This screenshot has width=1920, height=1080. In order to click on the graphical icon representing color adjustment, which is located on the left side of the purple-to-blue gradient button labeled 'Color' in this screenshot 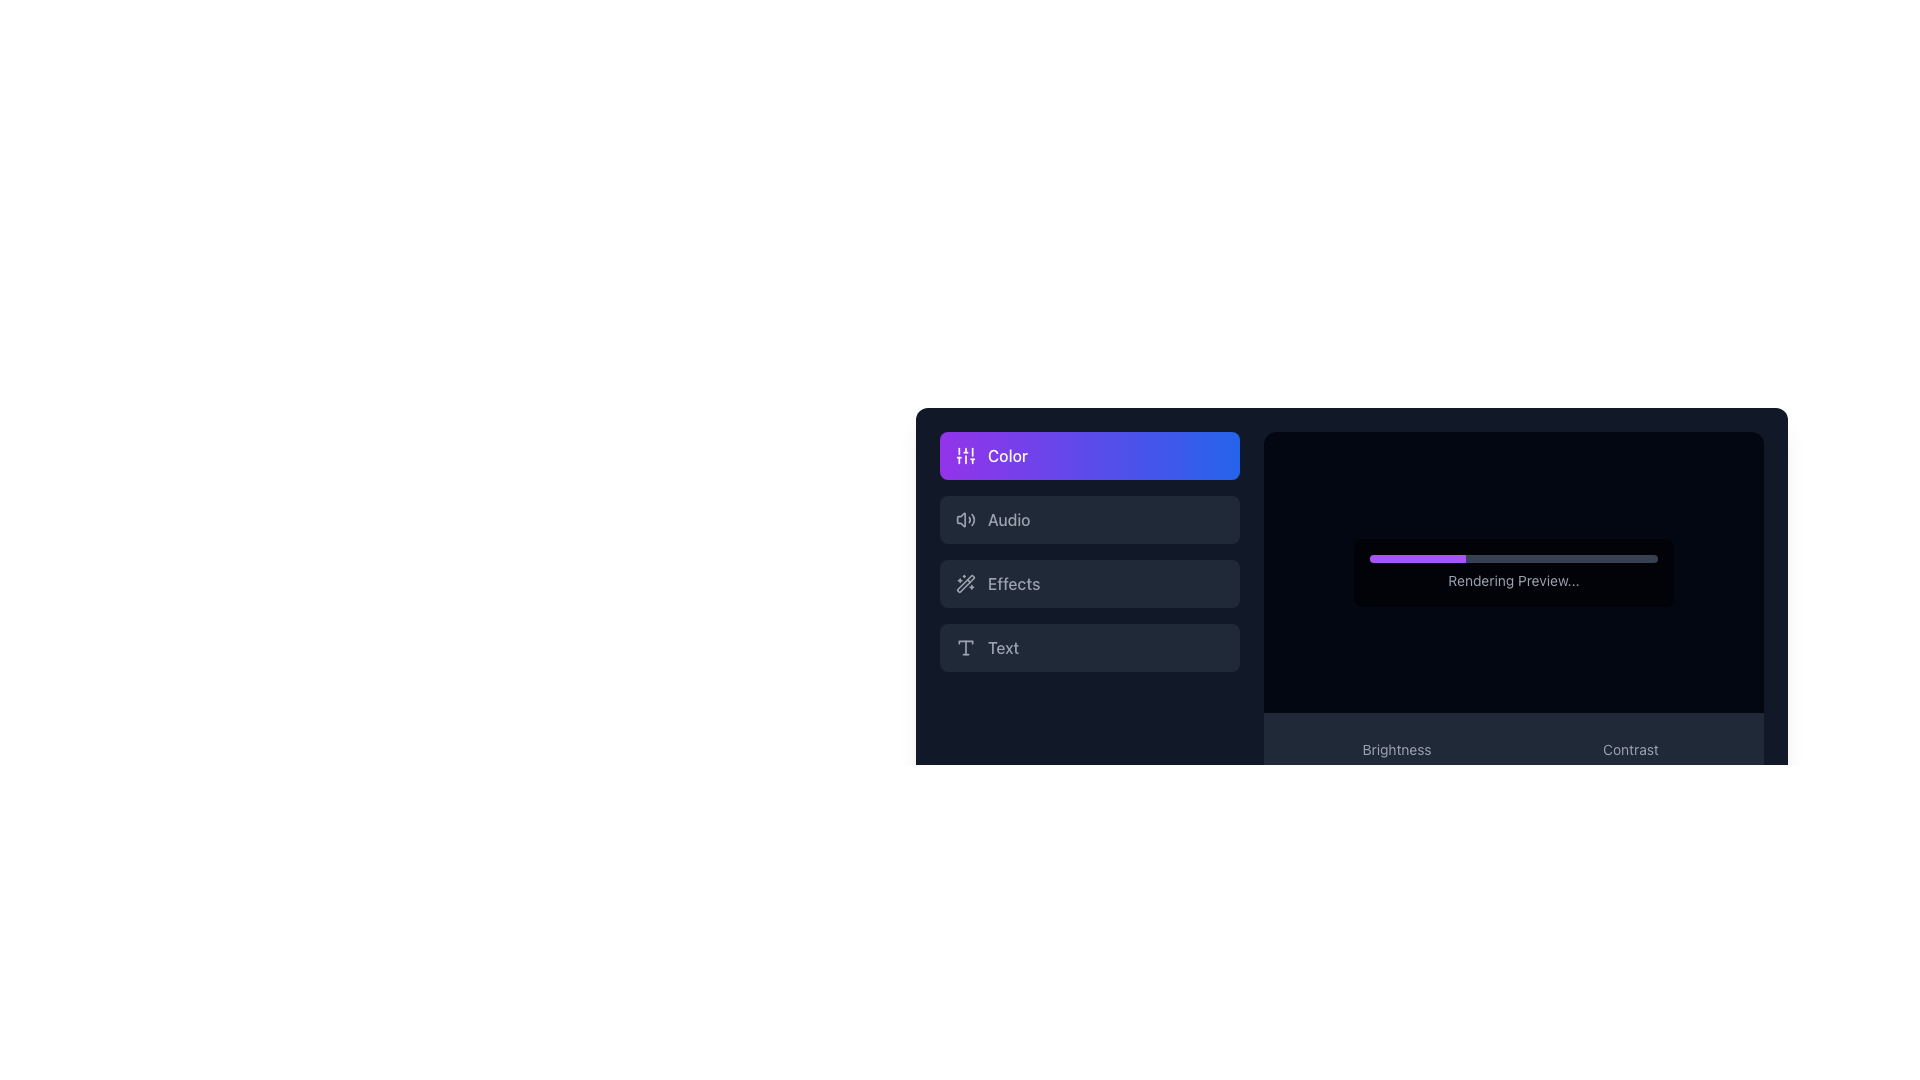, I will do `click(965, 455)`.